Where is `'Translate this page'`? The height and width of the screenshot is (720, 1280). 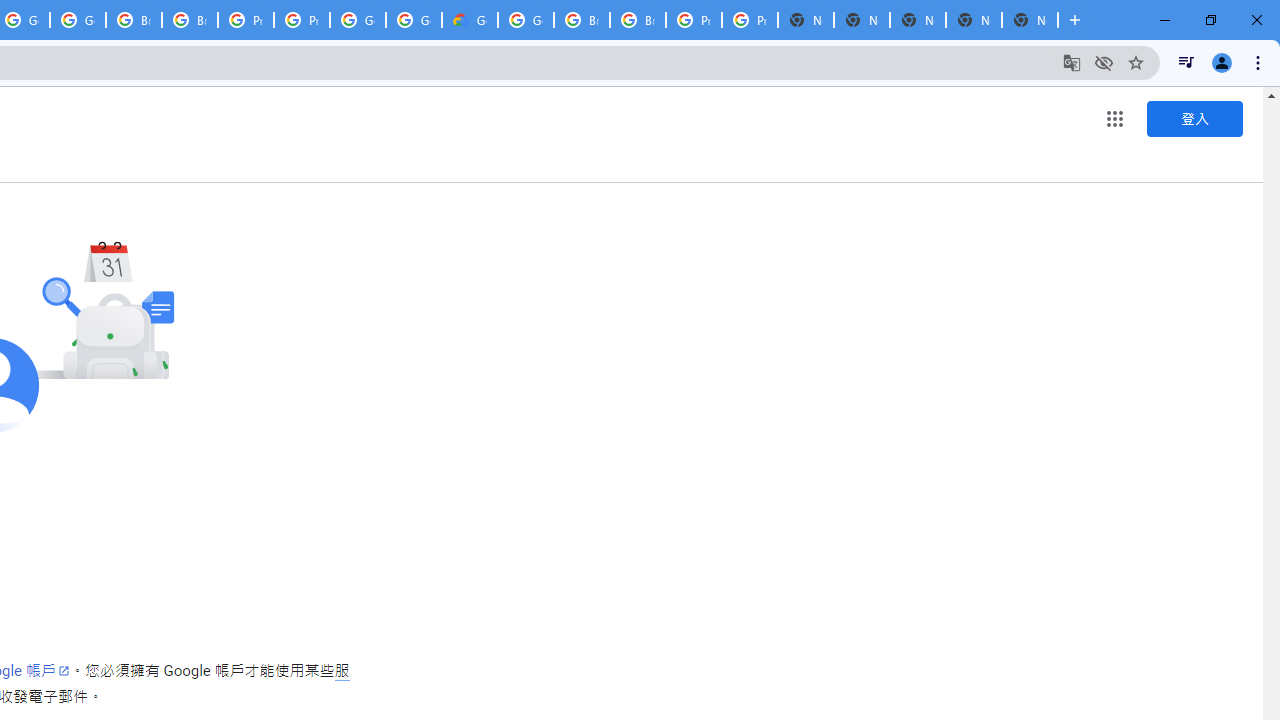
'Translate this page' is located at coordinates (1071, 61).